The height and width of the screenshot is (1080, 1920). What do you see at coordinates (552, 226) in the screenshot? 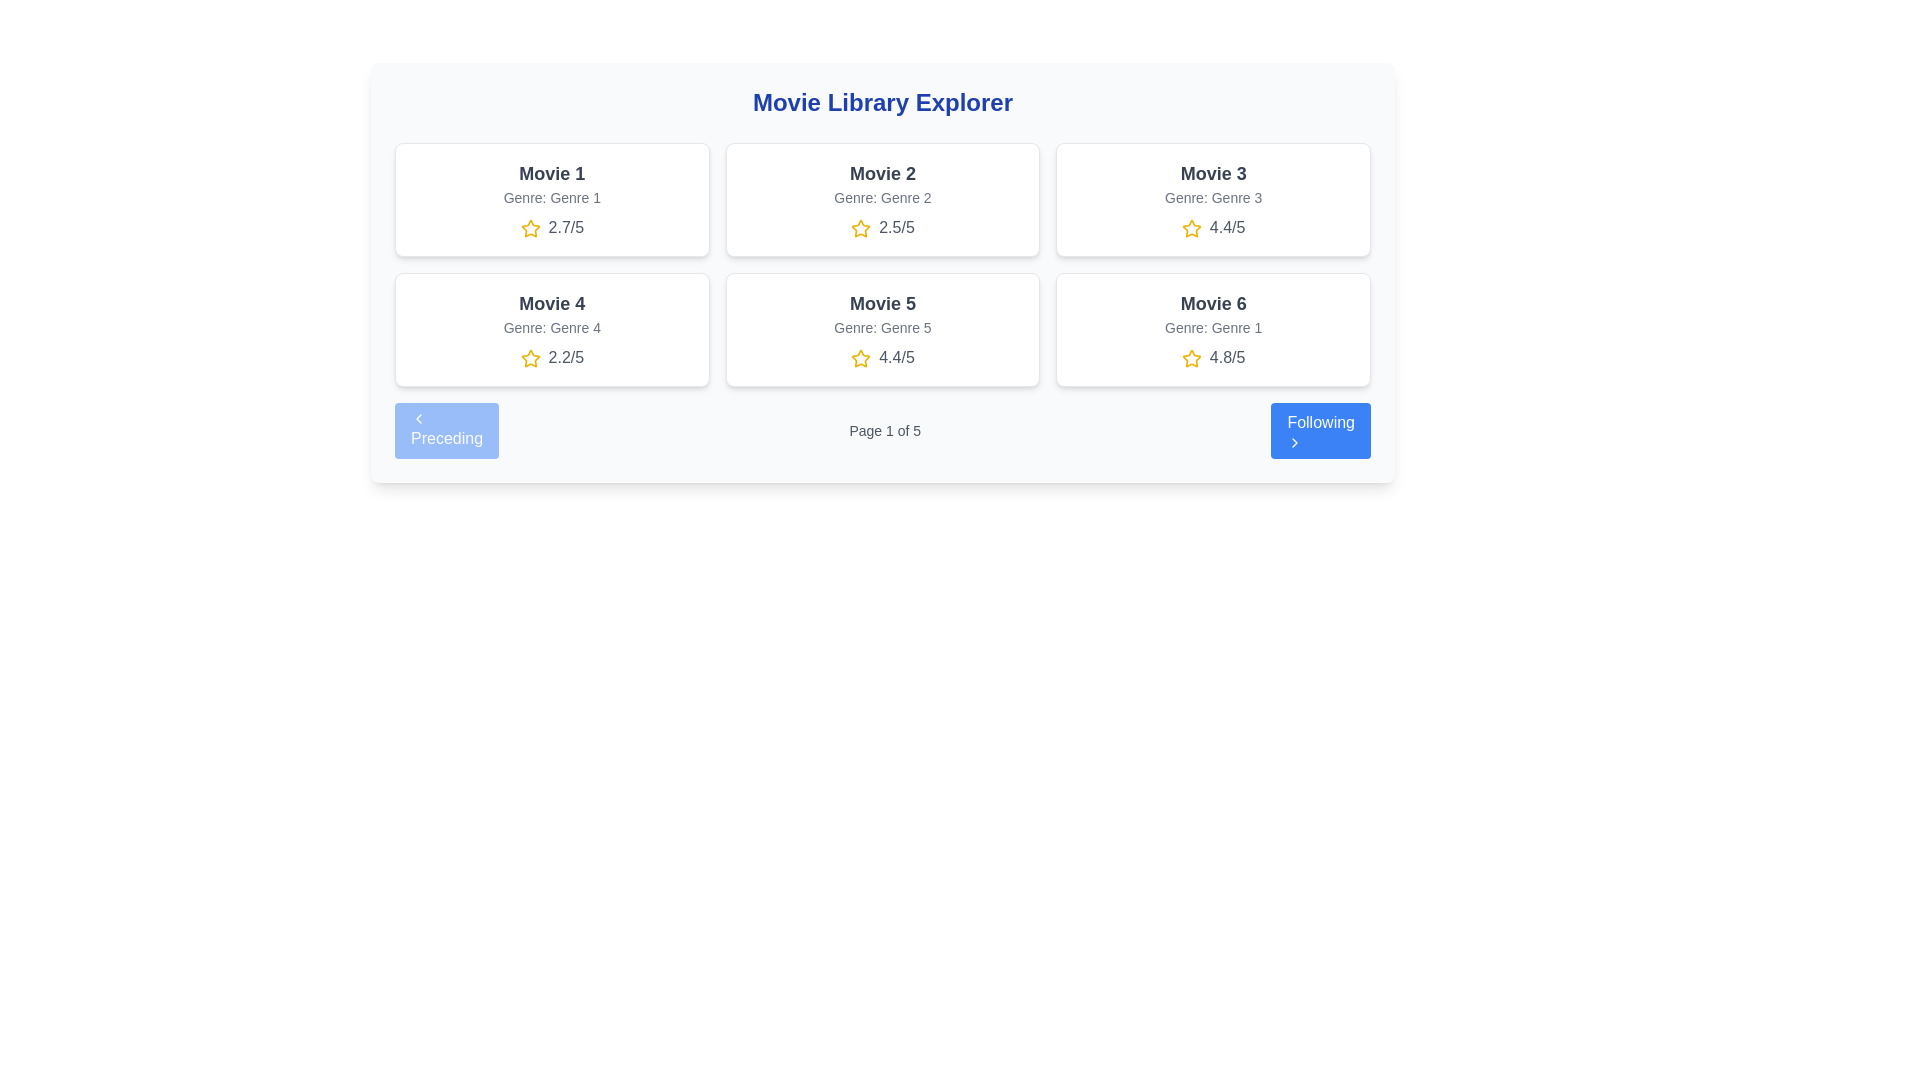
I see `the static text displaying the movie rating located at the bottom of the 'Movie 1' card, directly below the genre text 'Genre: Genre 1'` at bounding box center [552, 226].